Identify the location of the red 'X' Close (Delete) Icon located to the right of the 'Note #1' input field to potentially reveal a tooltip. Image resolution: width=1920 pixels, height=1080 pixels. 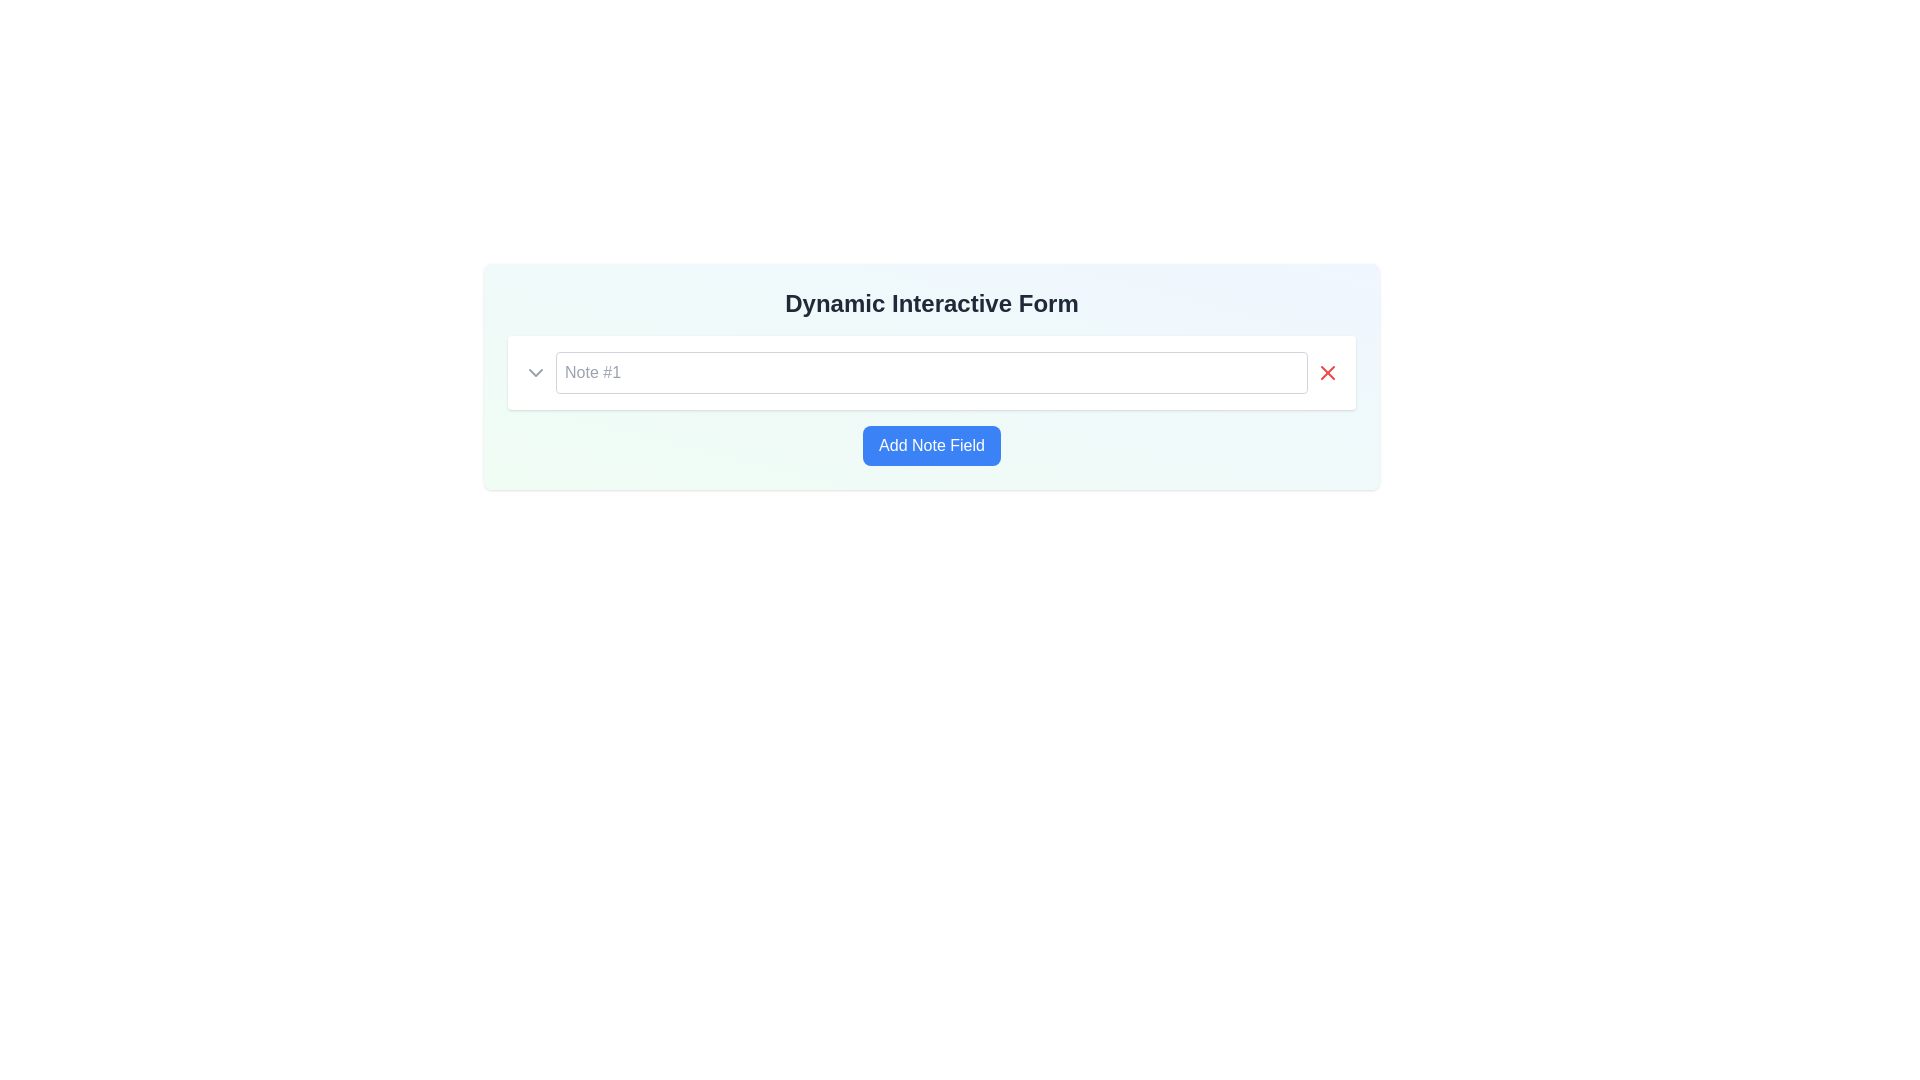
(1328, 373).